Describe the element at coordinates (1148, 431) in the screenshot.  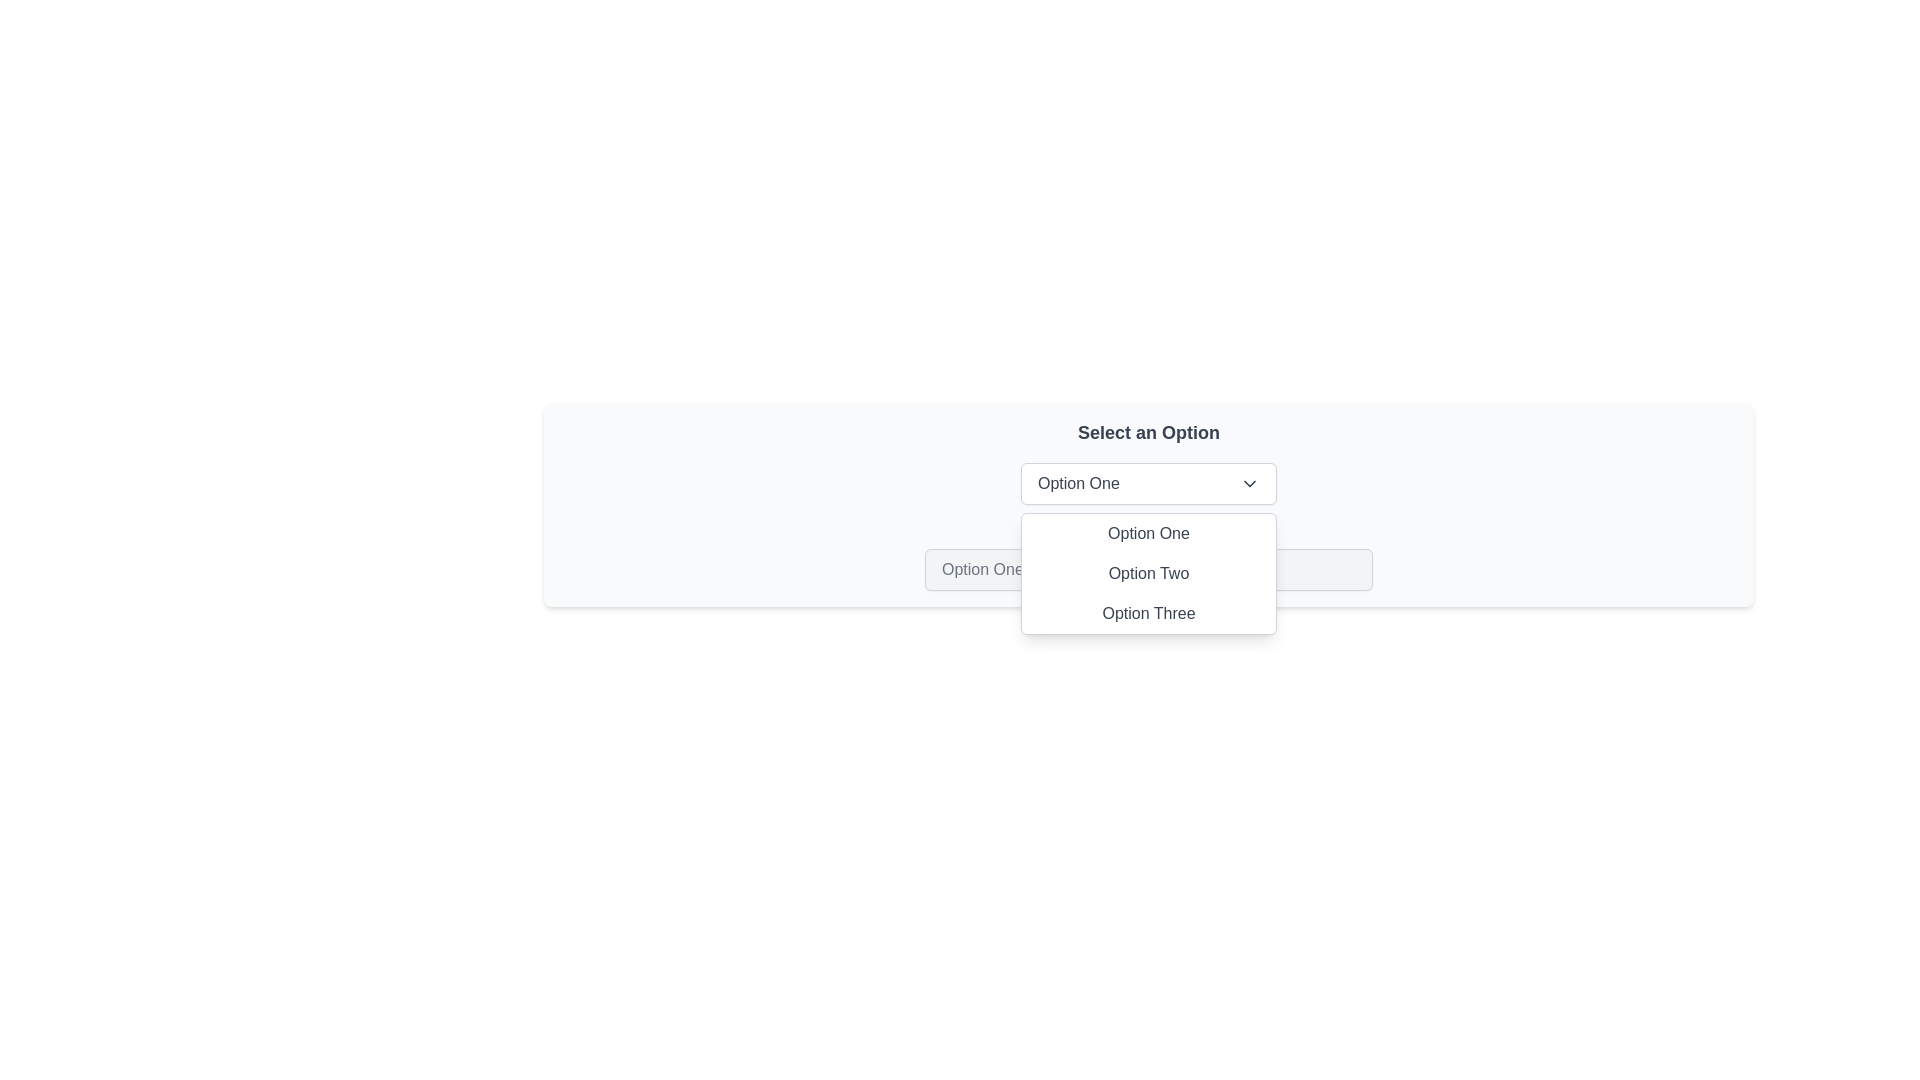
I see `the Text Label that provides context for the dropdown menu labeled 'Option One' located at the top of its section` at that location.